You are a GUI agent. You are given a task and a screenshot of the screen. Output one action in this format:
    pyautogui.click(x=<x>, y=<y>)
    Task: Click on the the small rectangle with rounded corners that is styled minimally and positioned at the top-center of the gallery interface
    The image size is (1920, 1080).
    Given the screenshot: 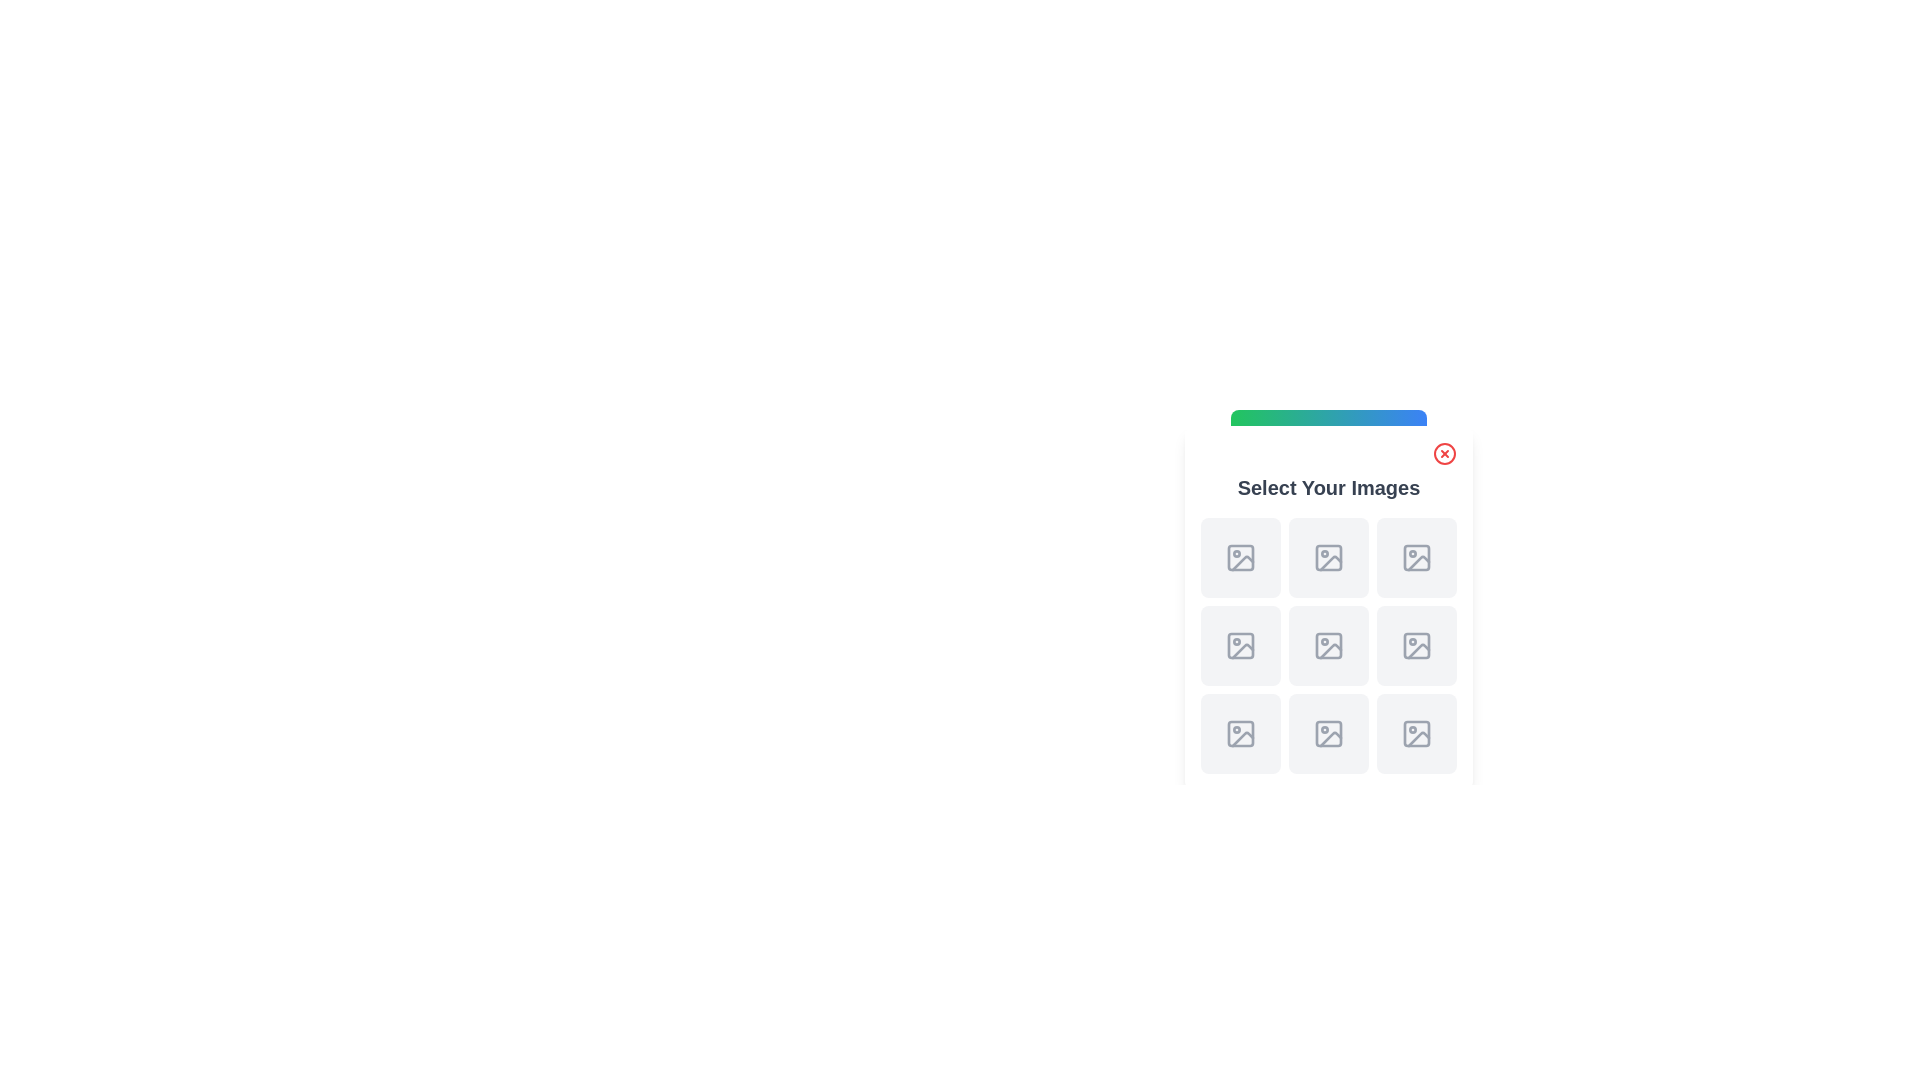 What is the action you would take?
    pyautogui.click(x=1266, y=434)
    